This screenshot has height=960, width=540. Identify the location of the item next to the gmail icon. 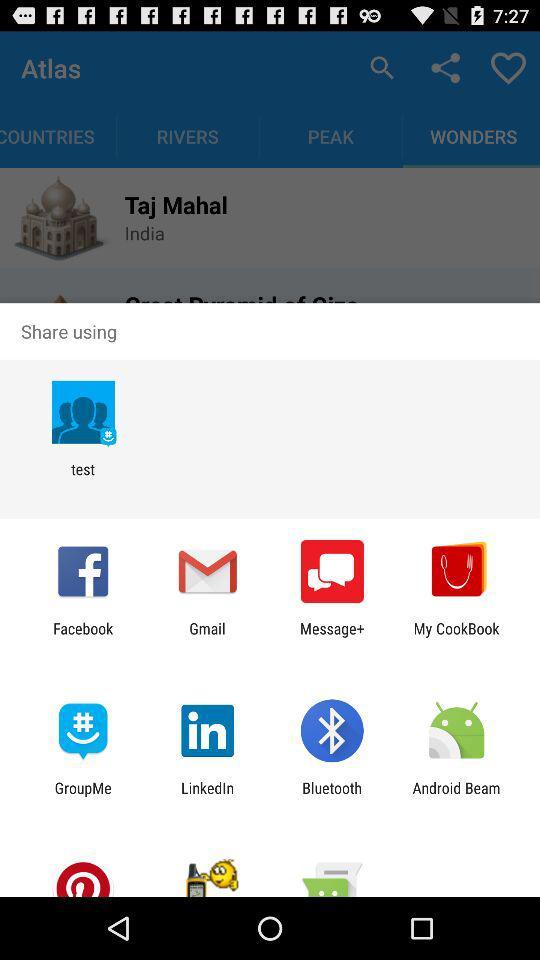
(82, 636).